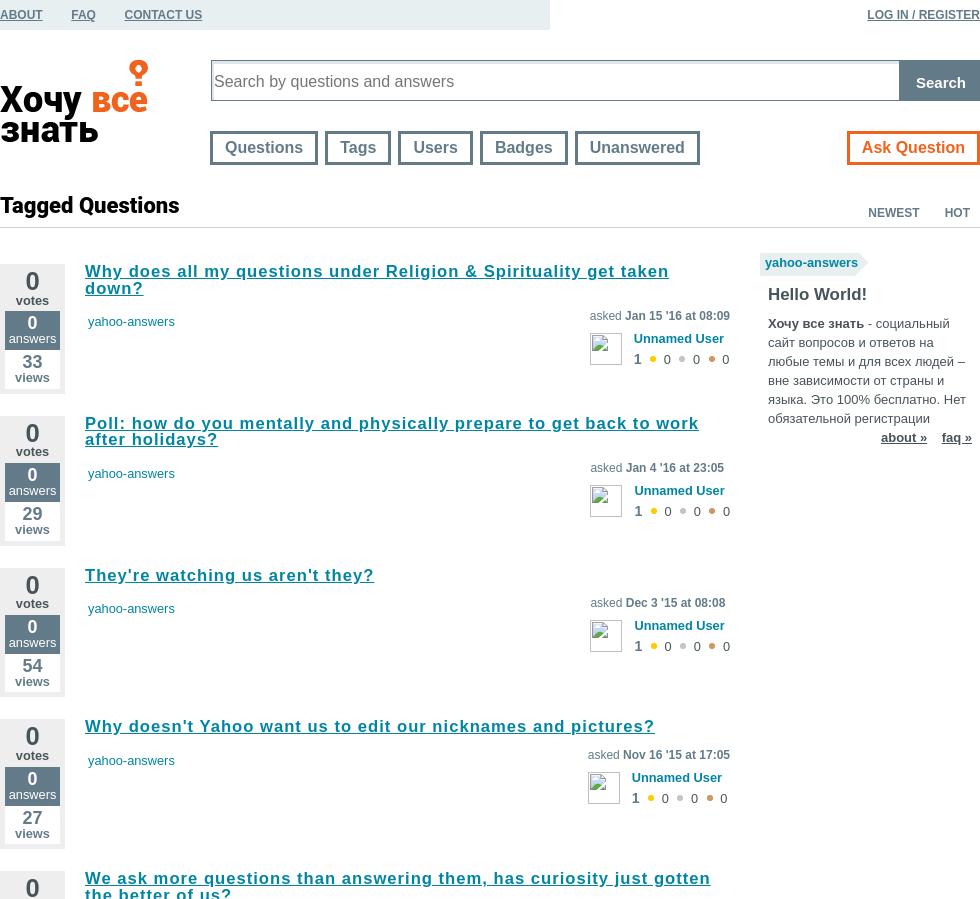 This screenshot has height=899, width=980. What do you see at coordinates (677, 314) in the screenshot?
I see `'Jan 15 '16 at 08:09'` at bounding box center [677, 314].